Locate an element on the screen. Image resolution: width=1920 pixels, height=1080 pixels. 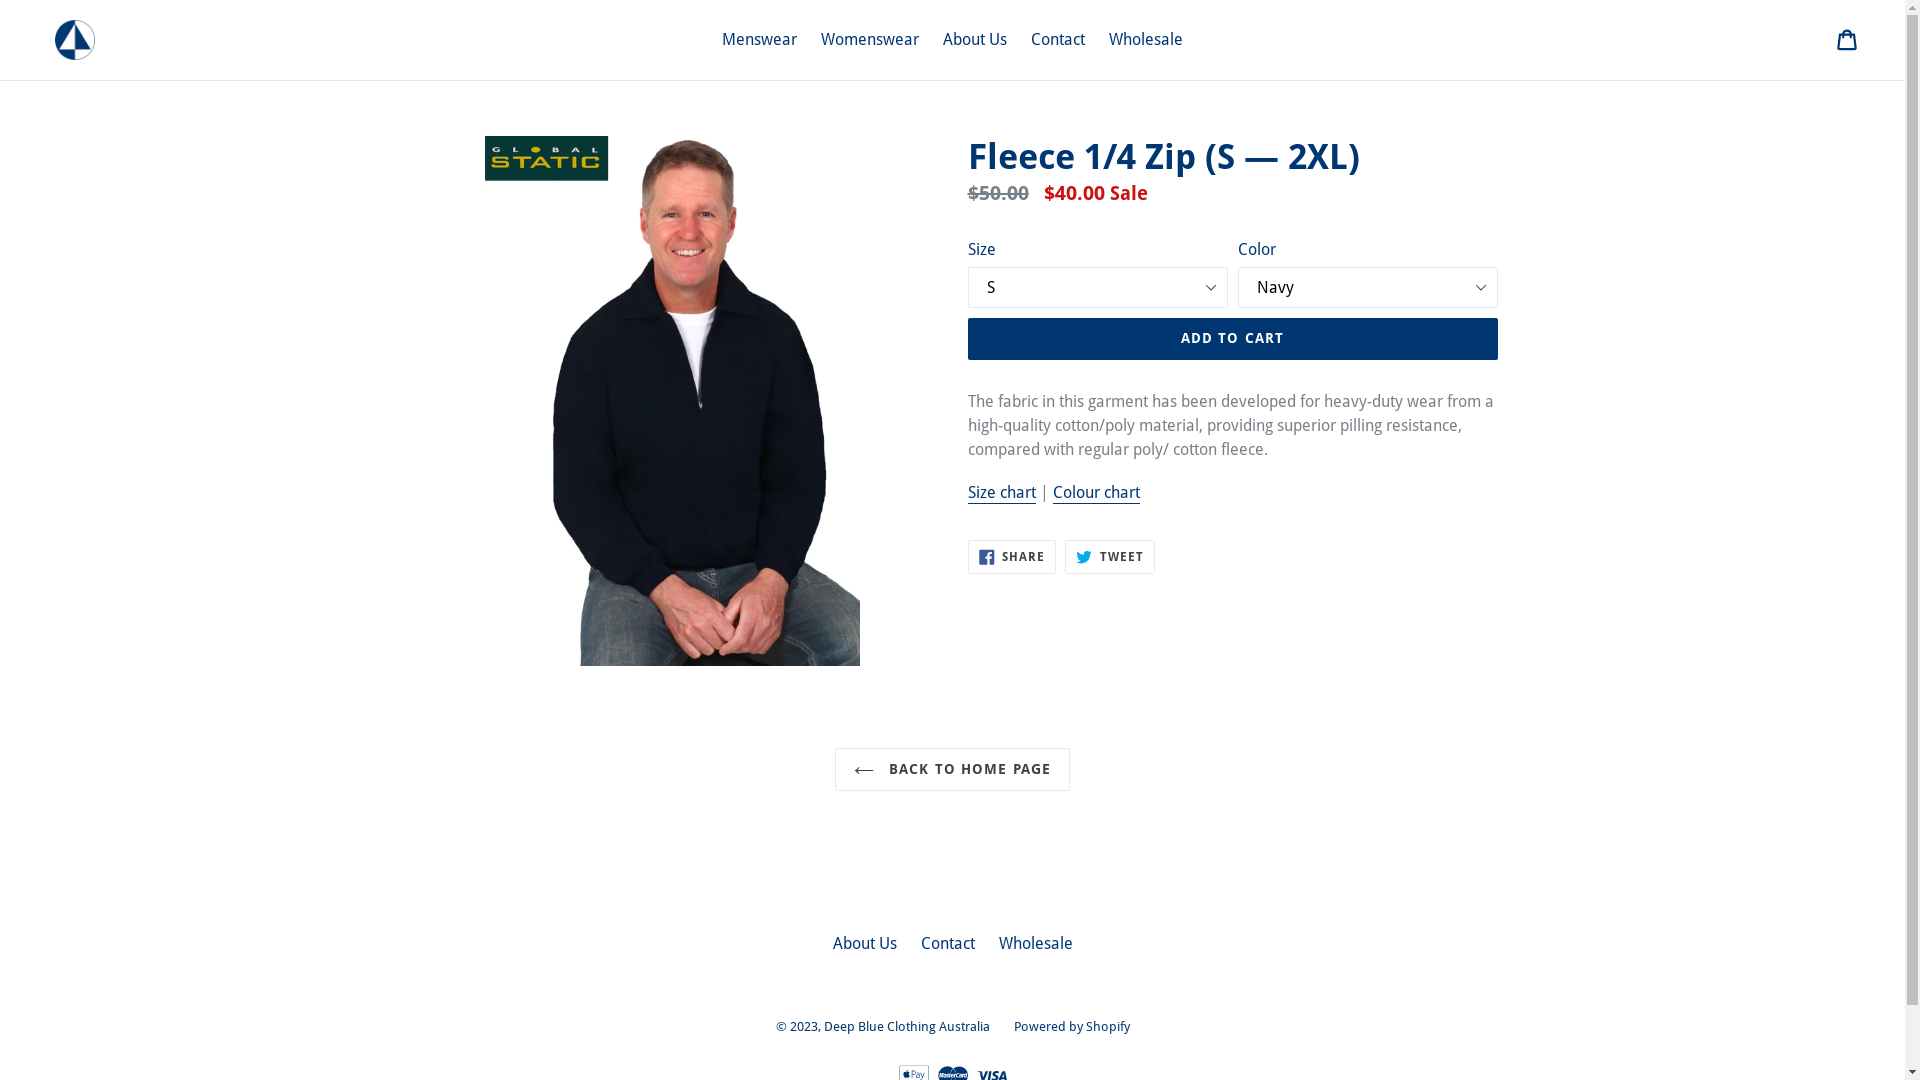
'Powered by Shopify' is located at coordinates (1013, 1026).